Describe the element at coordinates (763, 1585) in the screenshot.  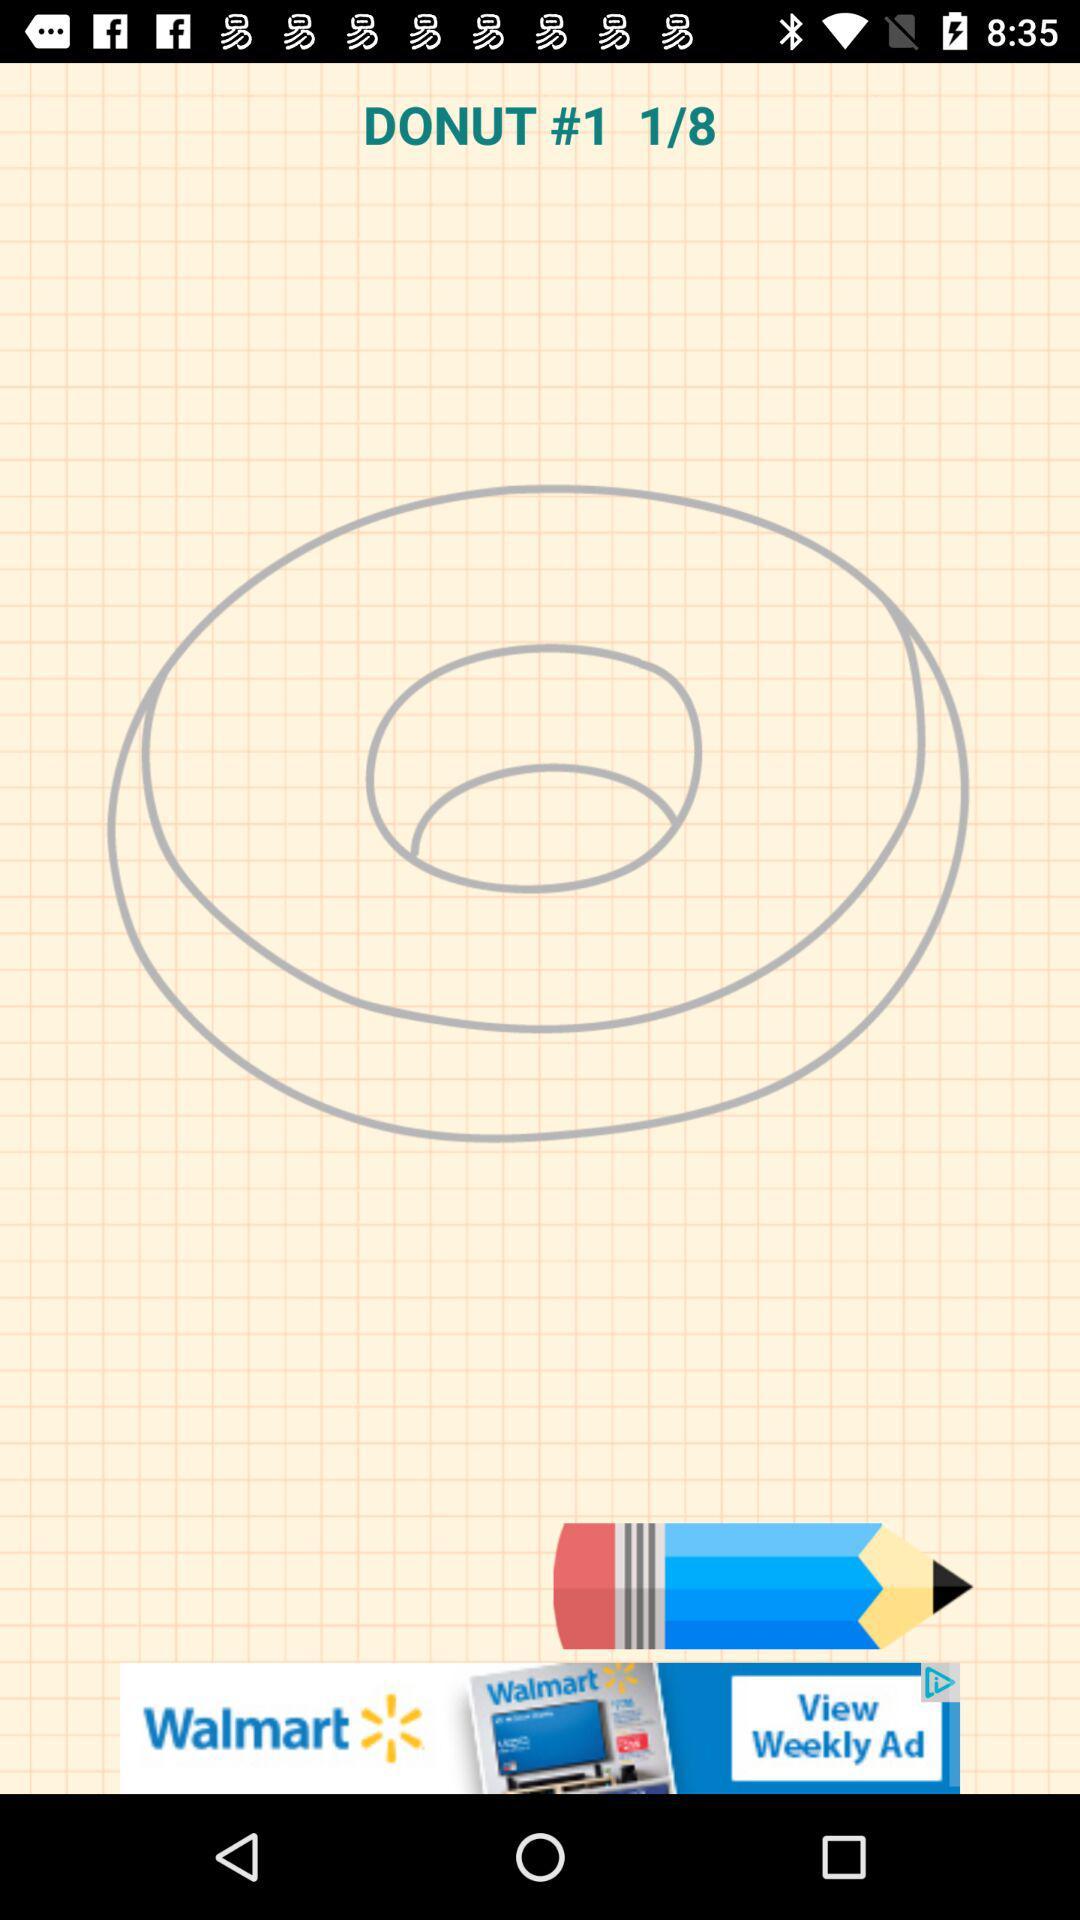
I see `draw` at that location.